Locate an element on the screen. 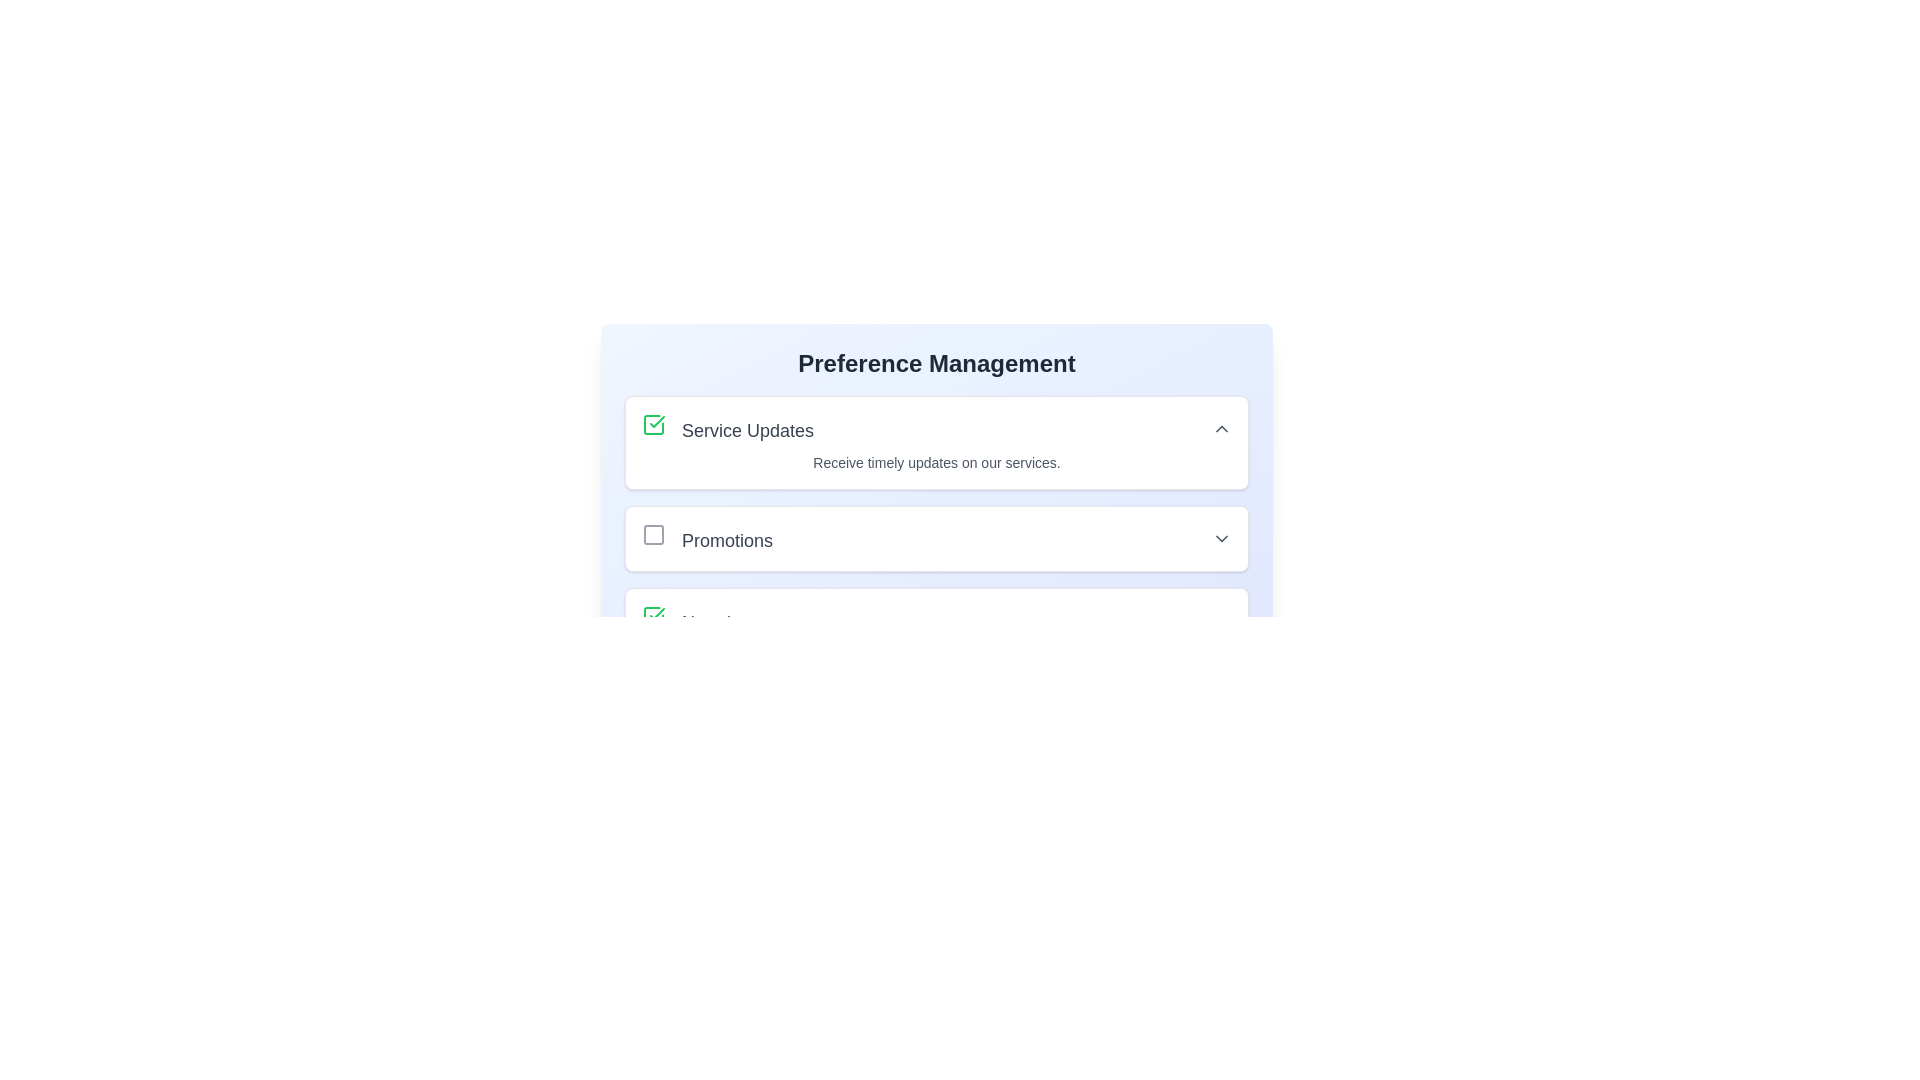  descriptive text block containing the phrase 'Receive timely updates on our services.' located beneath the 'Service Updates' heading is located at coordinates (935, 462).